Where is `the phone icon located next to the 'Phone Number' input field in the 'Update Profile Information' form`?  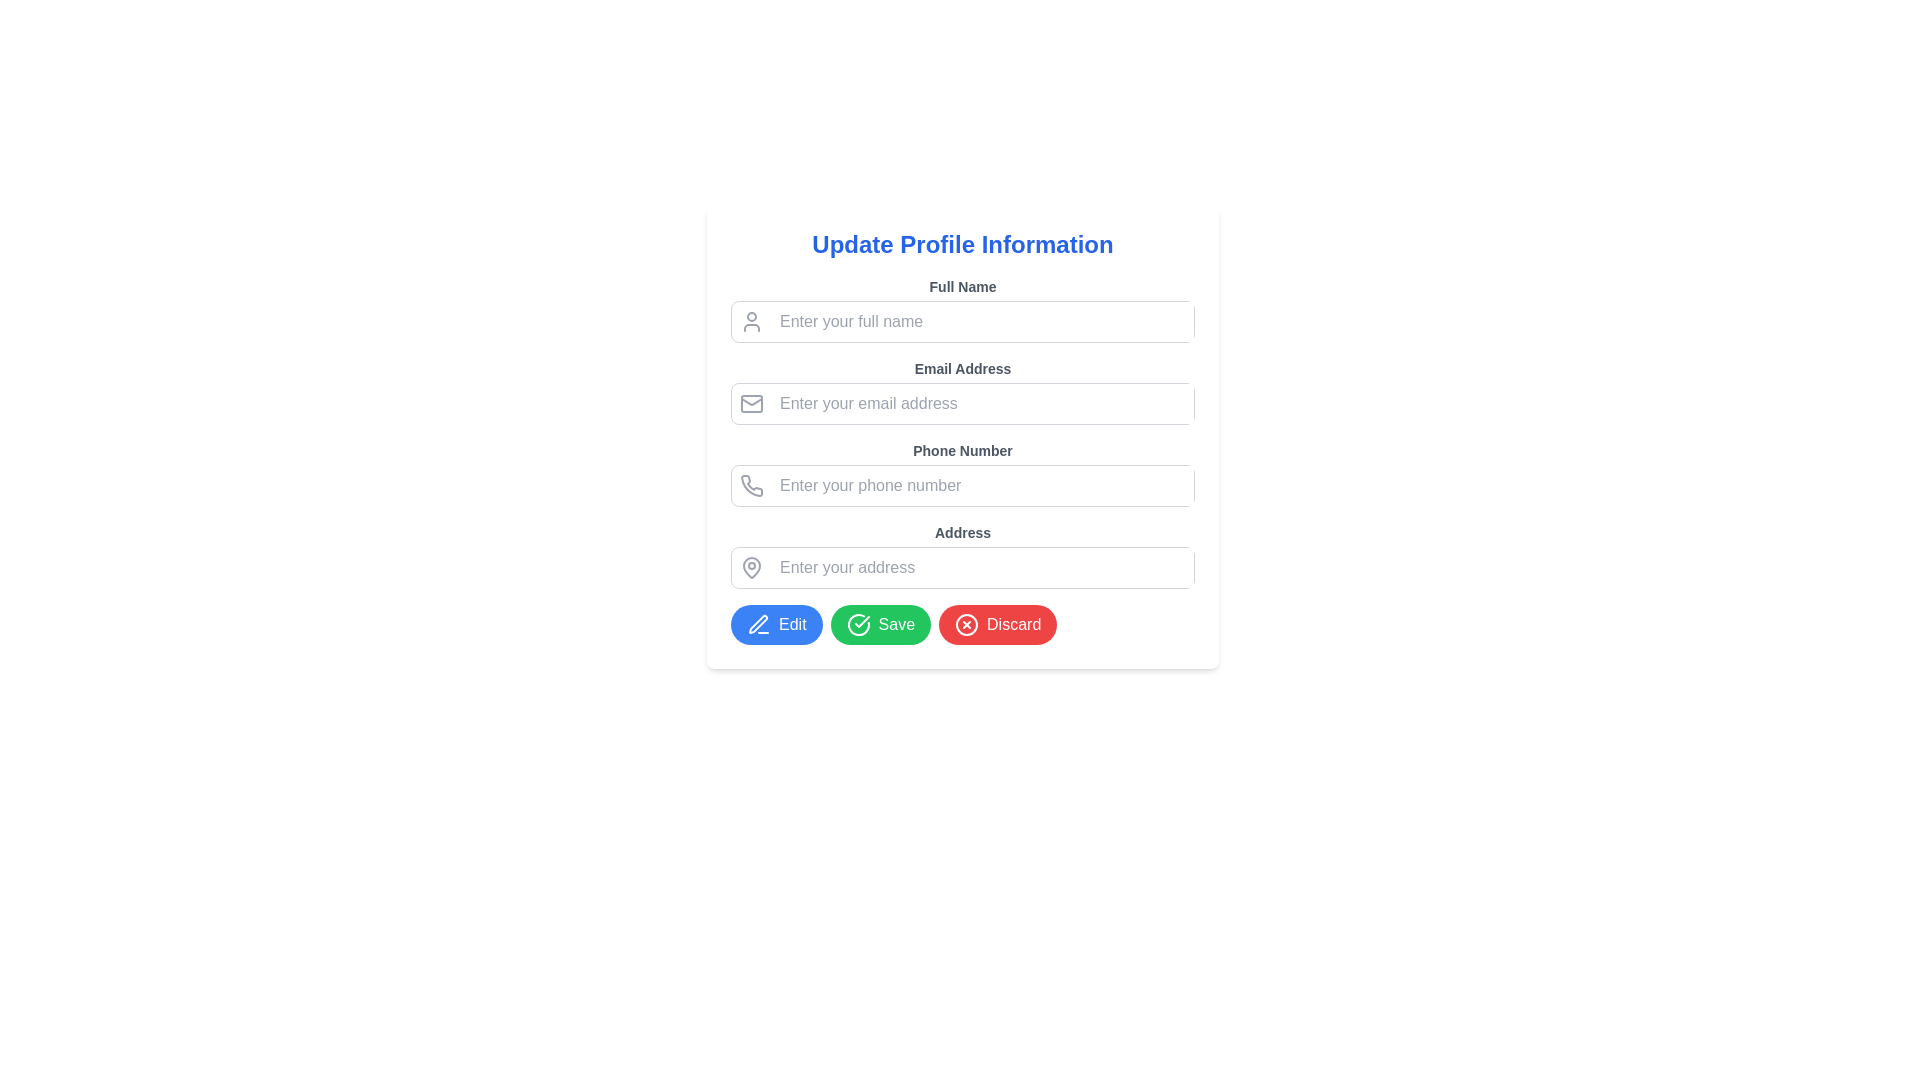 the phone icon located next to the 'Phone Number' input field in the 'Update Profile Information' form is located at coordinates (751, 486).